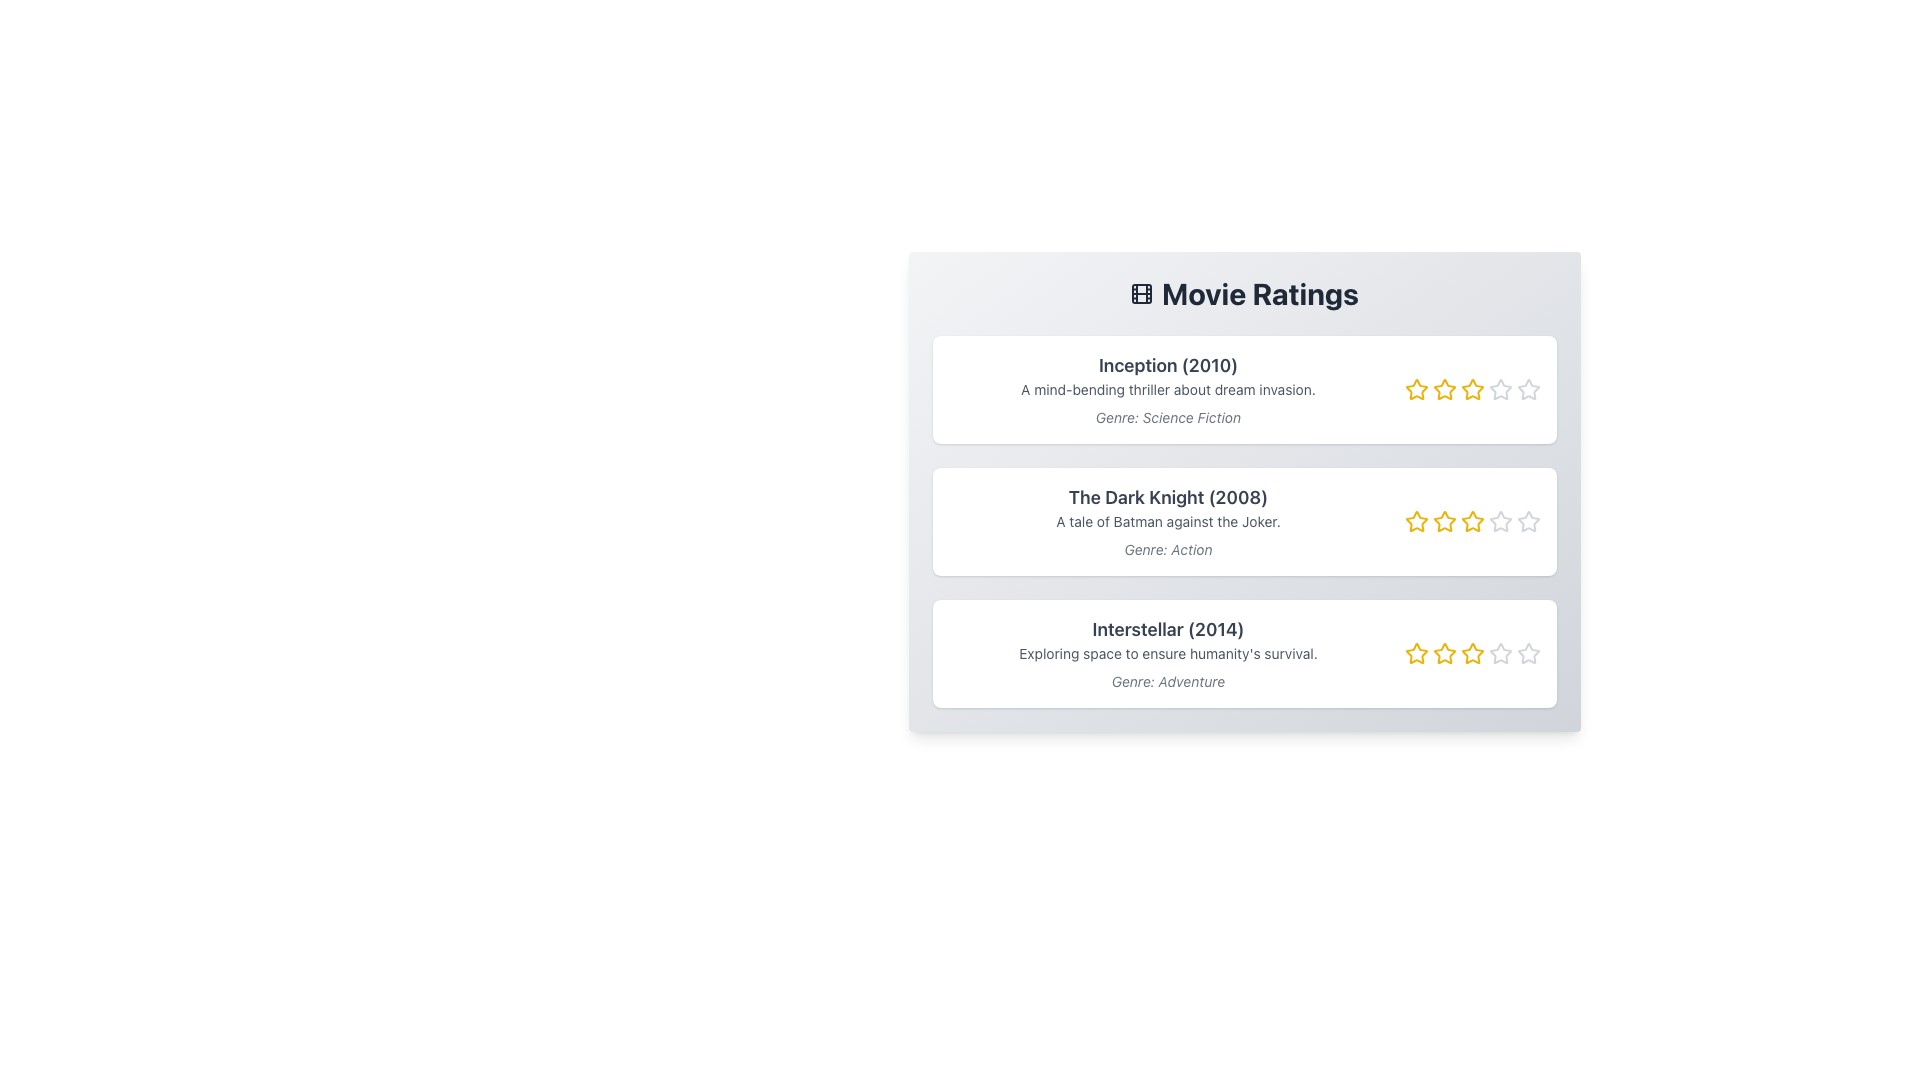  Describe the element at coordinates (1472, 389) in the screenshot. I see `the third star-shaped icon in the 'Inception (2010)' card under the 'Movie Ratings' section` at that location.